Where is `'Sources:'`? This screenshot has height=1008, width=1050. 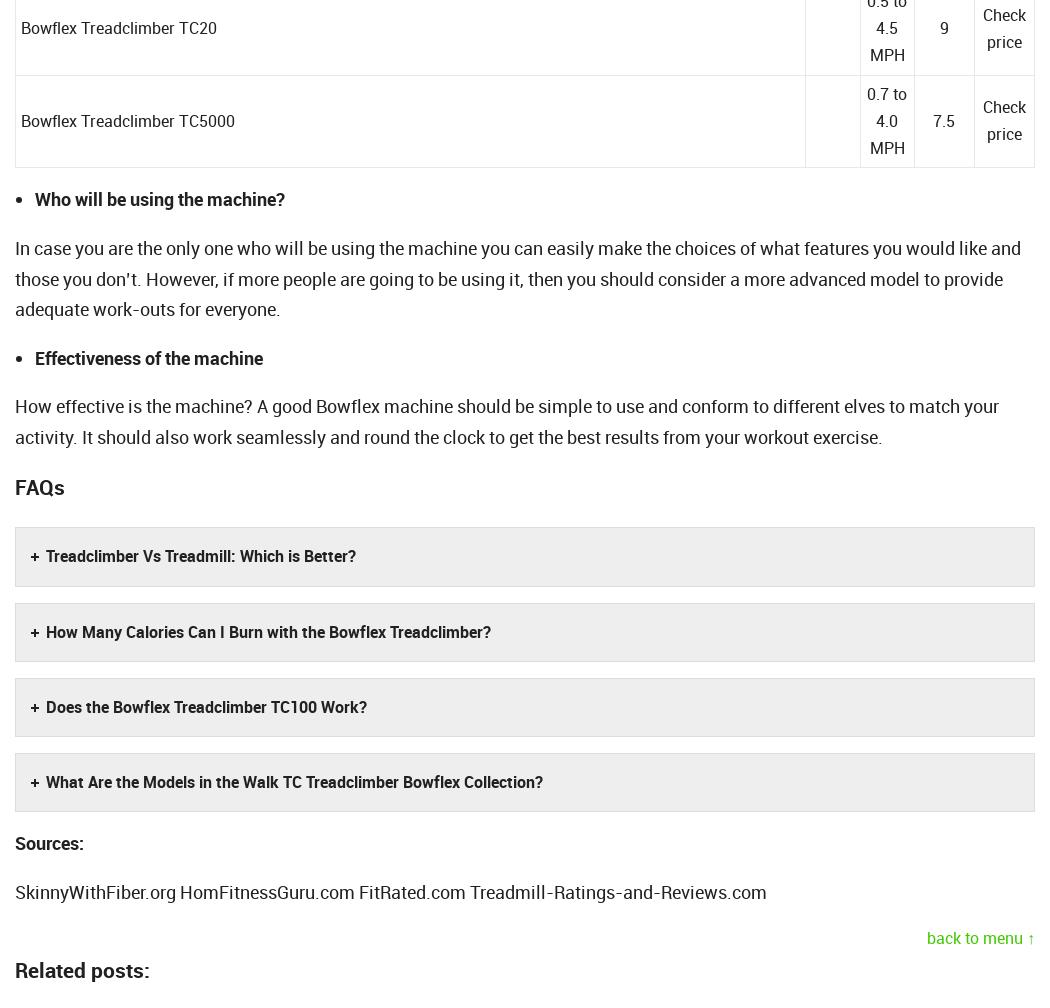
'Sources:' is located at coordinates (48, 842).